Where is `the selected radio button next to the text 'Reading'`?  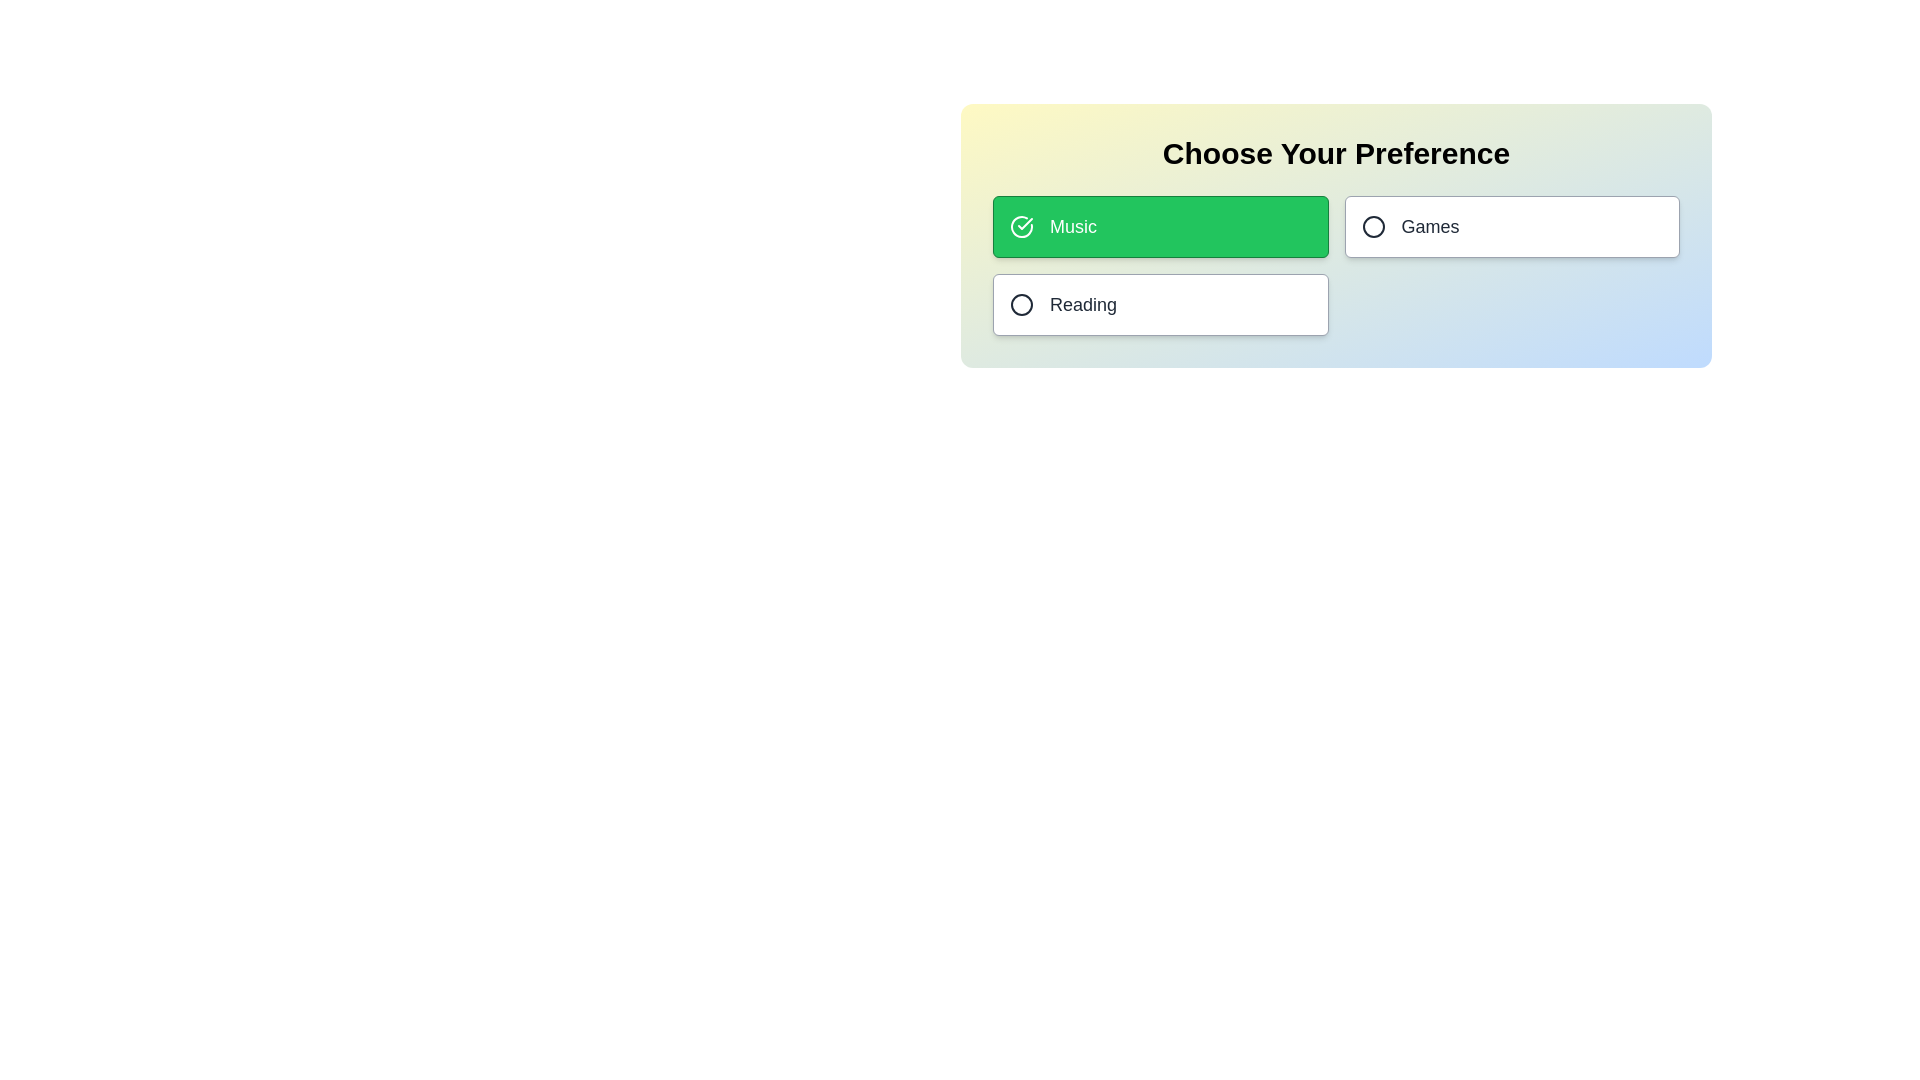 the selected radio button next to the text 'Reading' is located at coordinates (1022, 304).